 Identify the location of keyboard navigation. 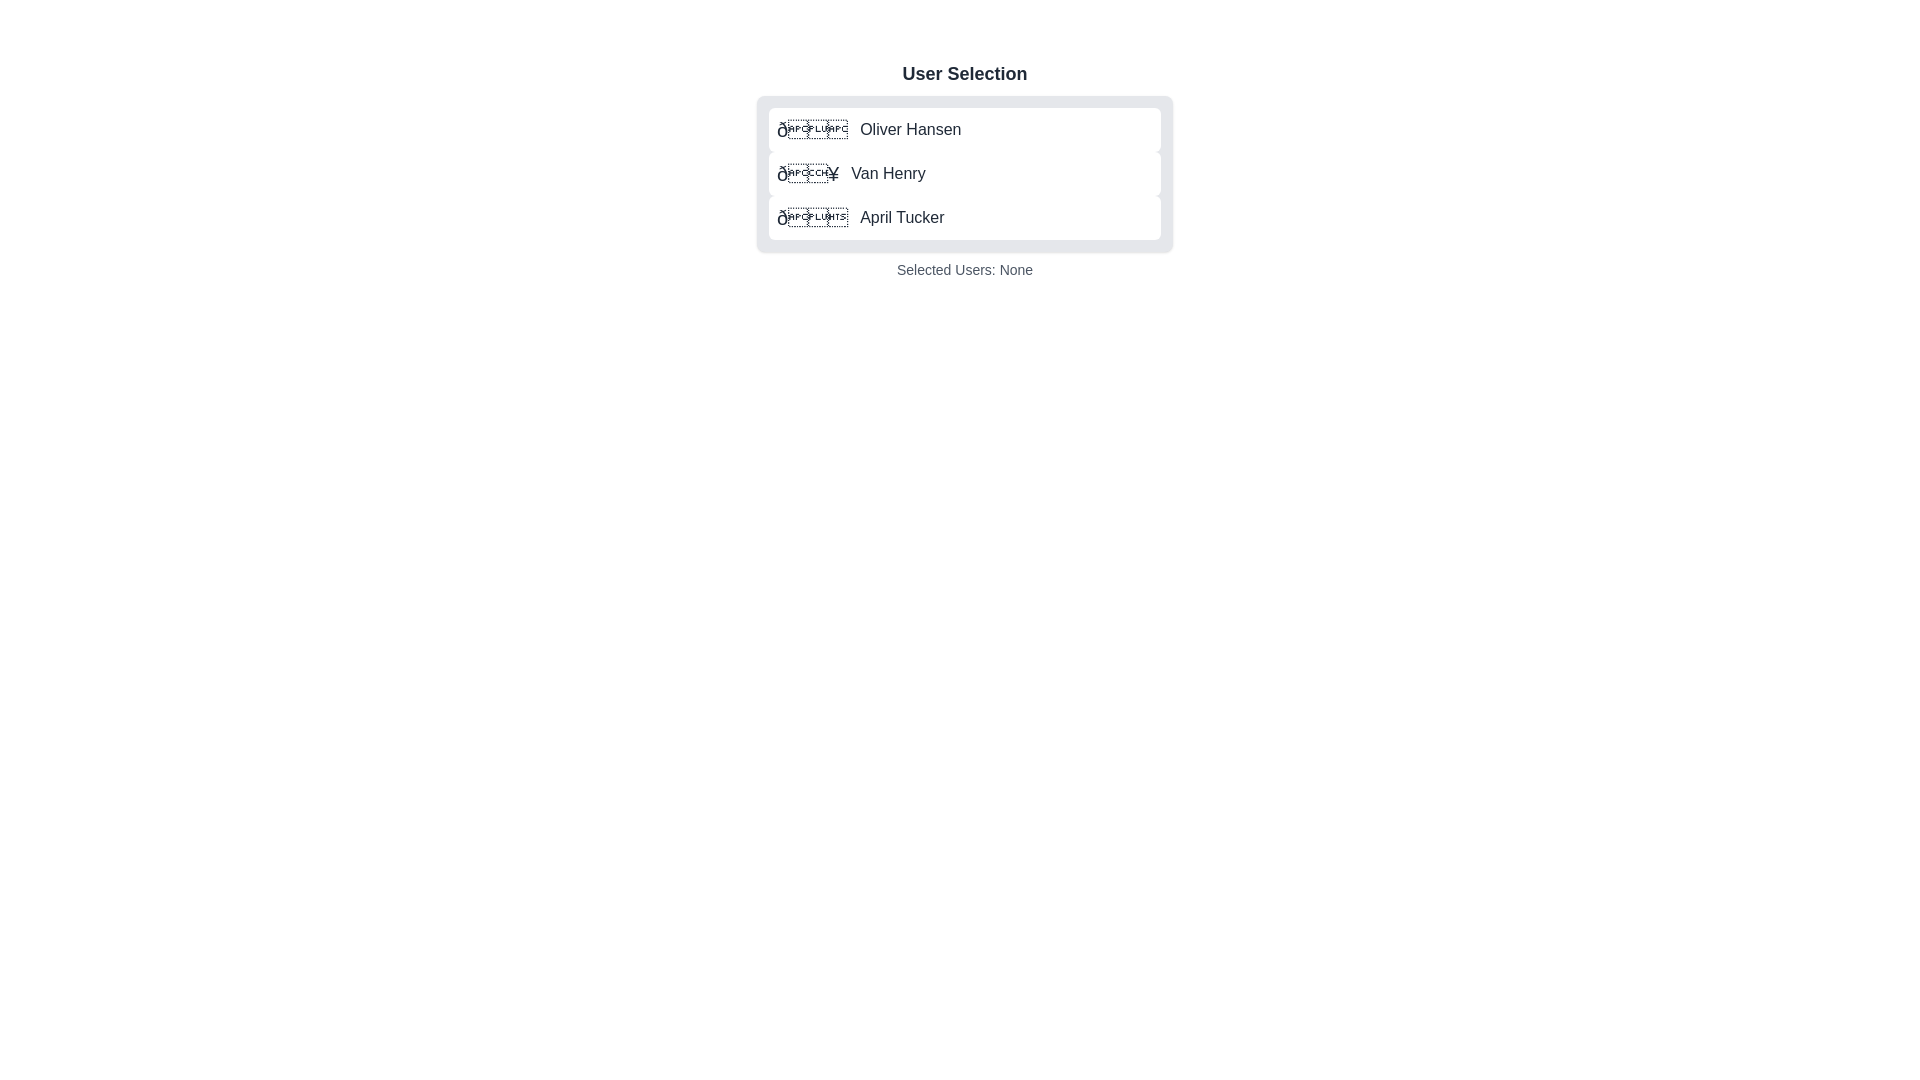
(851, 172).